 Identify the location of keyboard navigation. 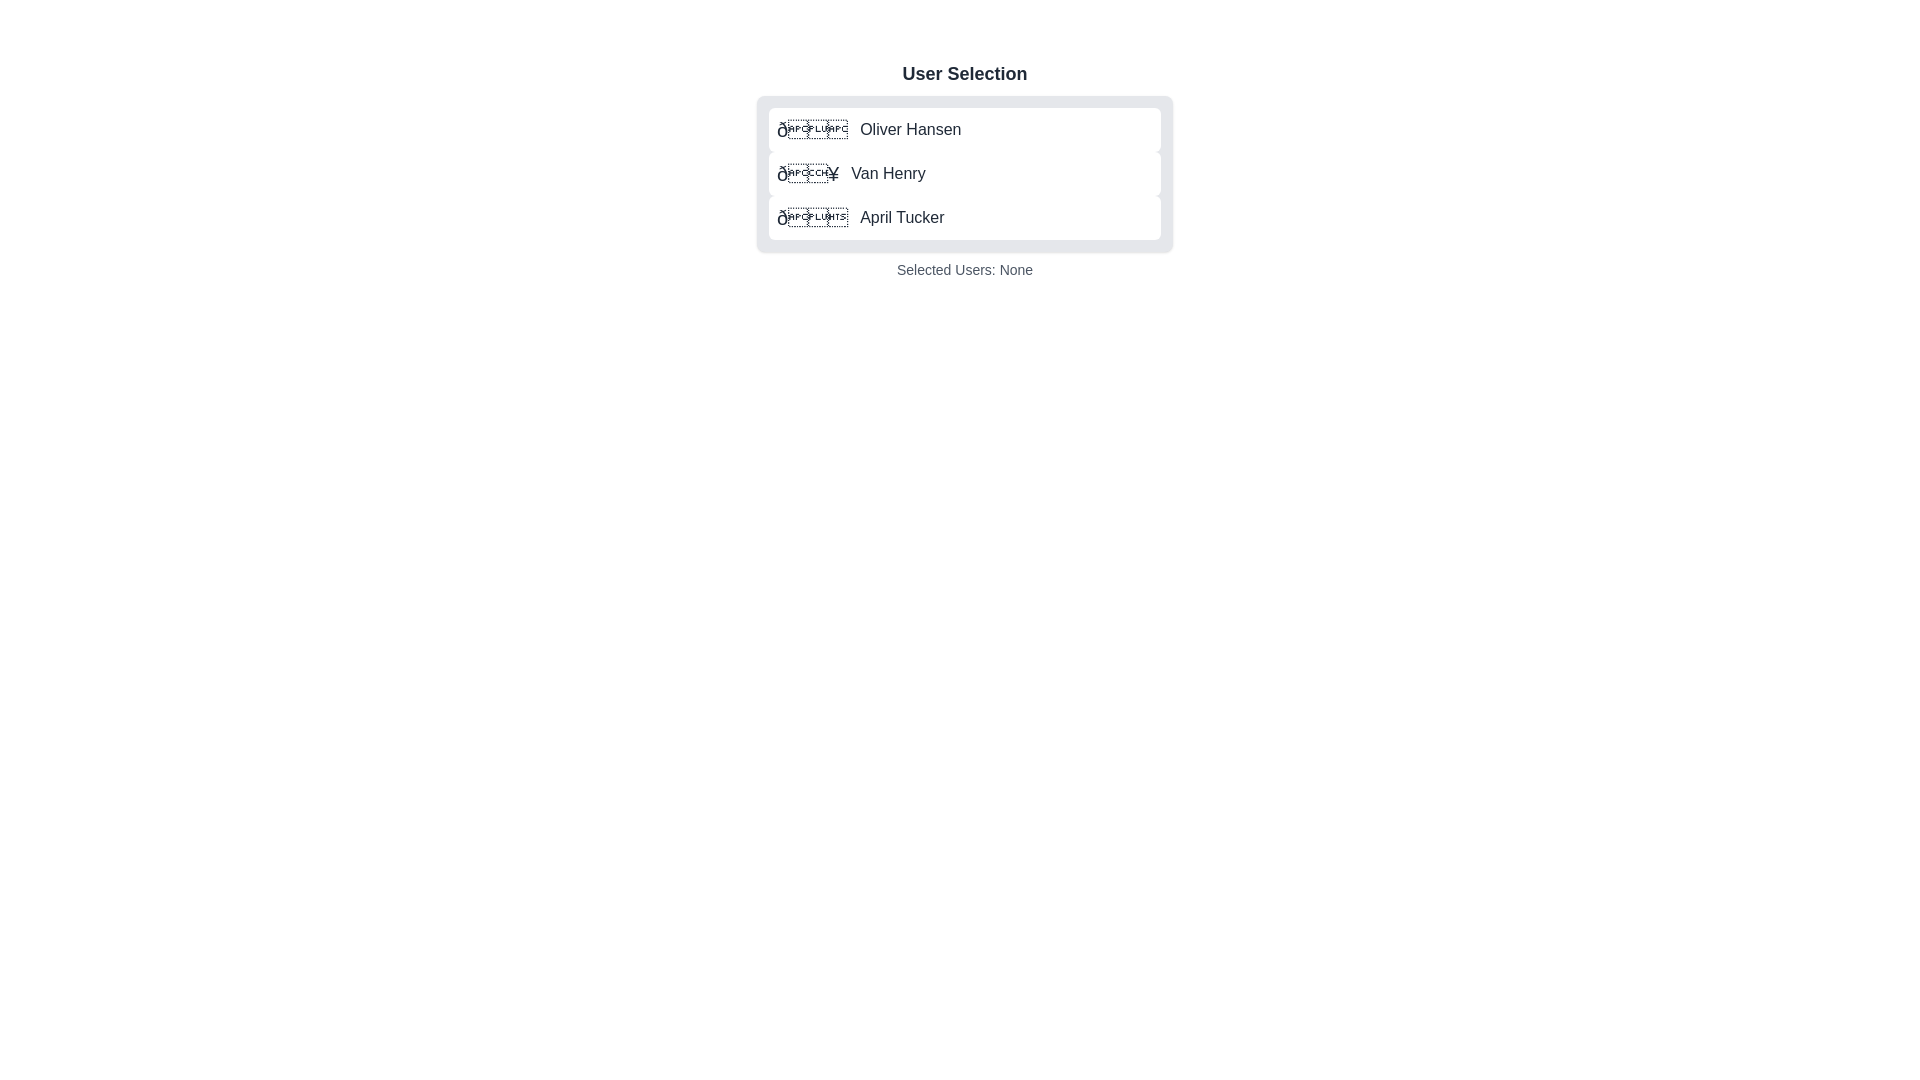
(851, 172).